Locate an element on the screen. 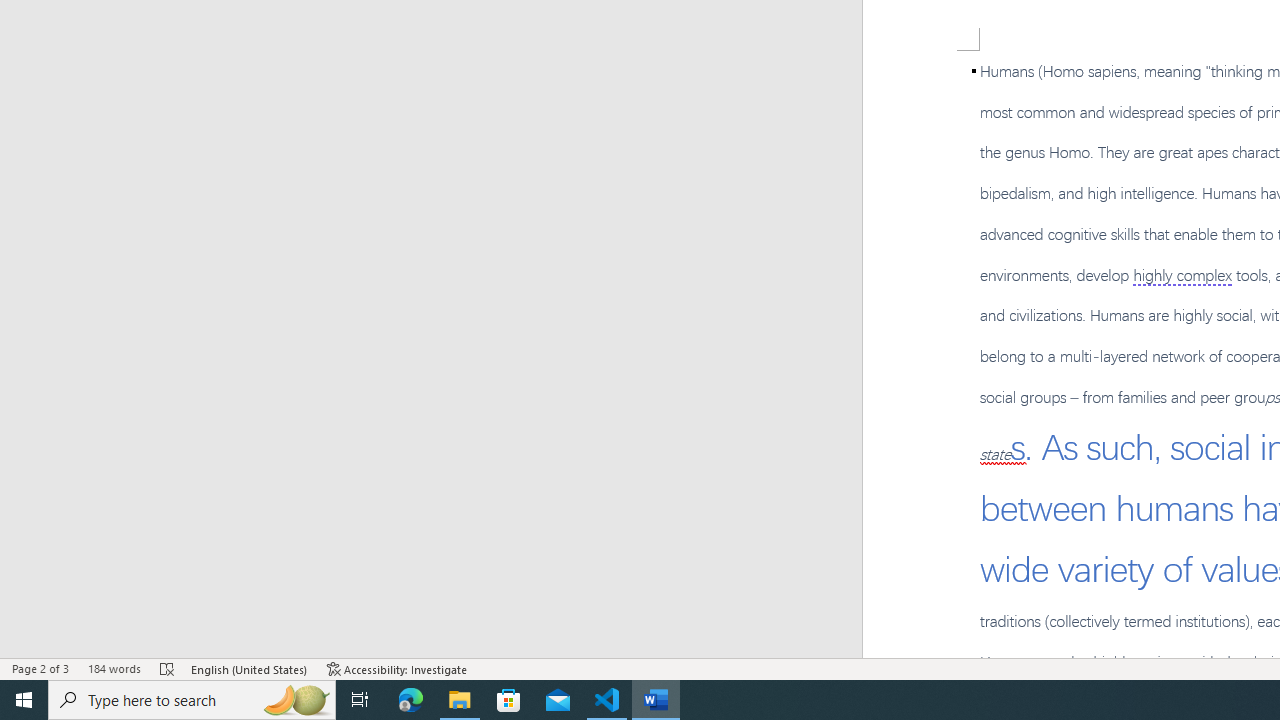 The height and width of the screenshot is (720, 1280). 'Language English (United States)' is located at coordinates (249, 669).